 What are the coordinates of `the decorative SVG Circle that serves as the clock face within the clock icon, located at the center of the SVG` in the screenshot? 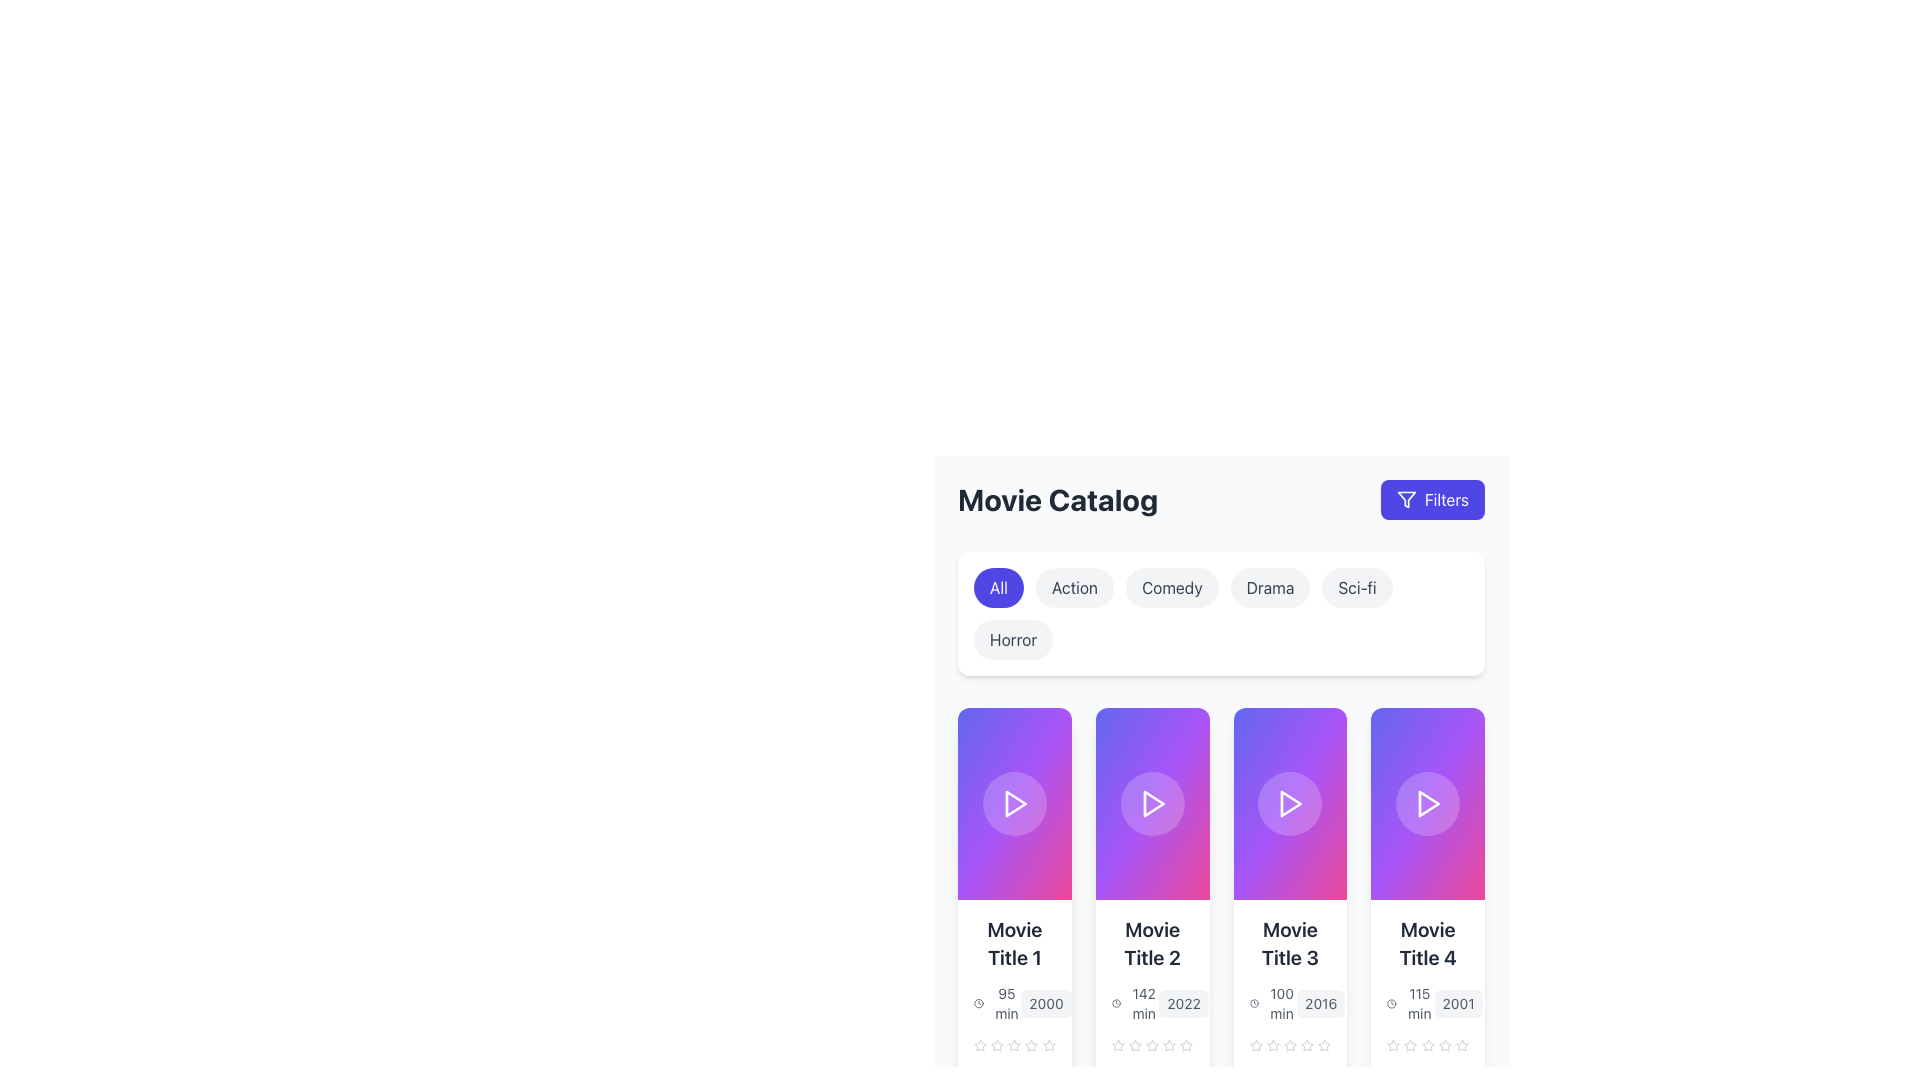 It's located at (979, 1003).